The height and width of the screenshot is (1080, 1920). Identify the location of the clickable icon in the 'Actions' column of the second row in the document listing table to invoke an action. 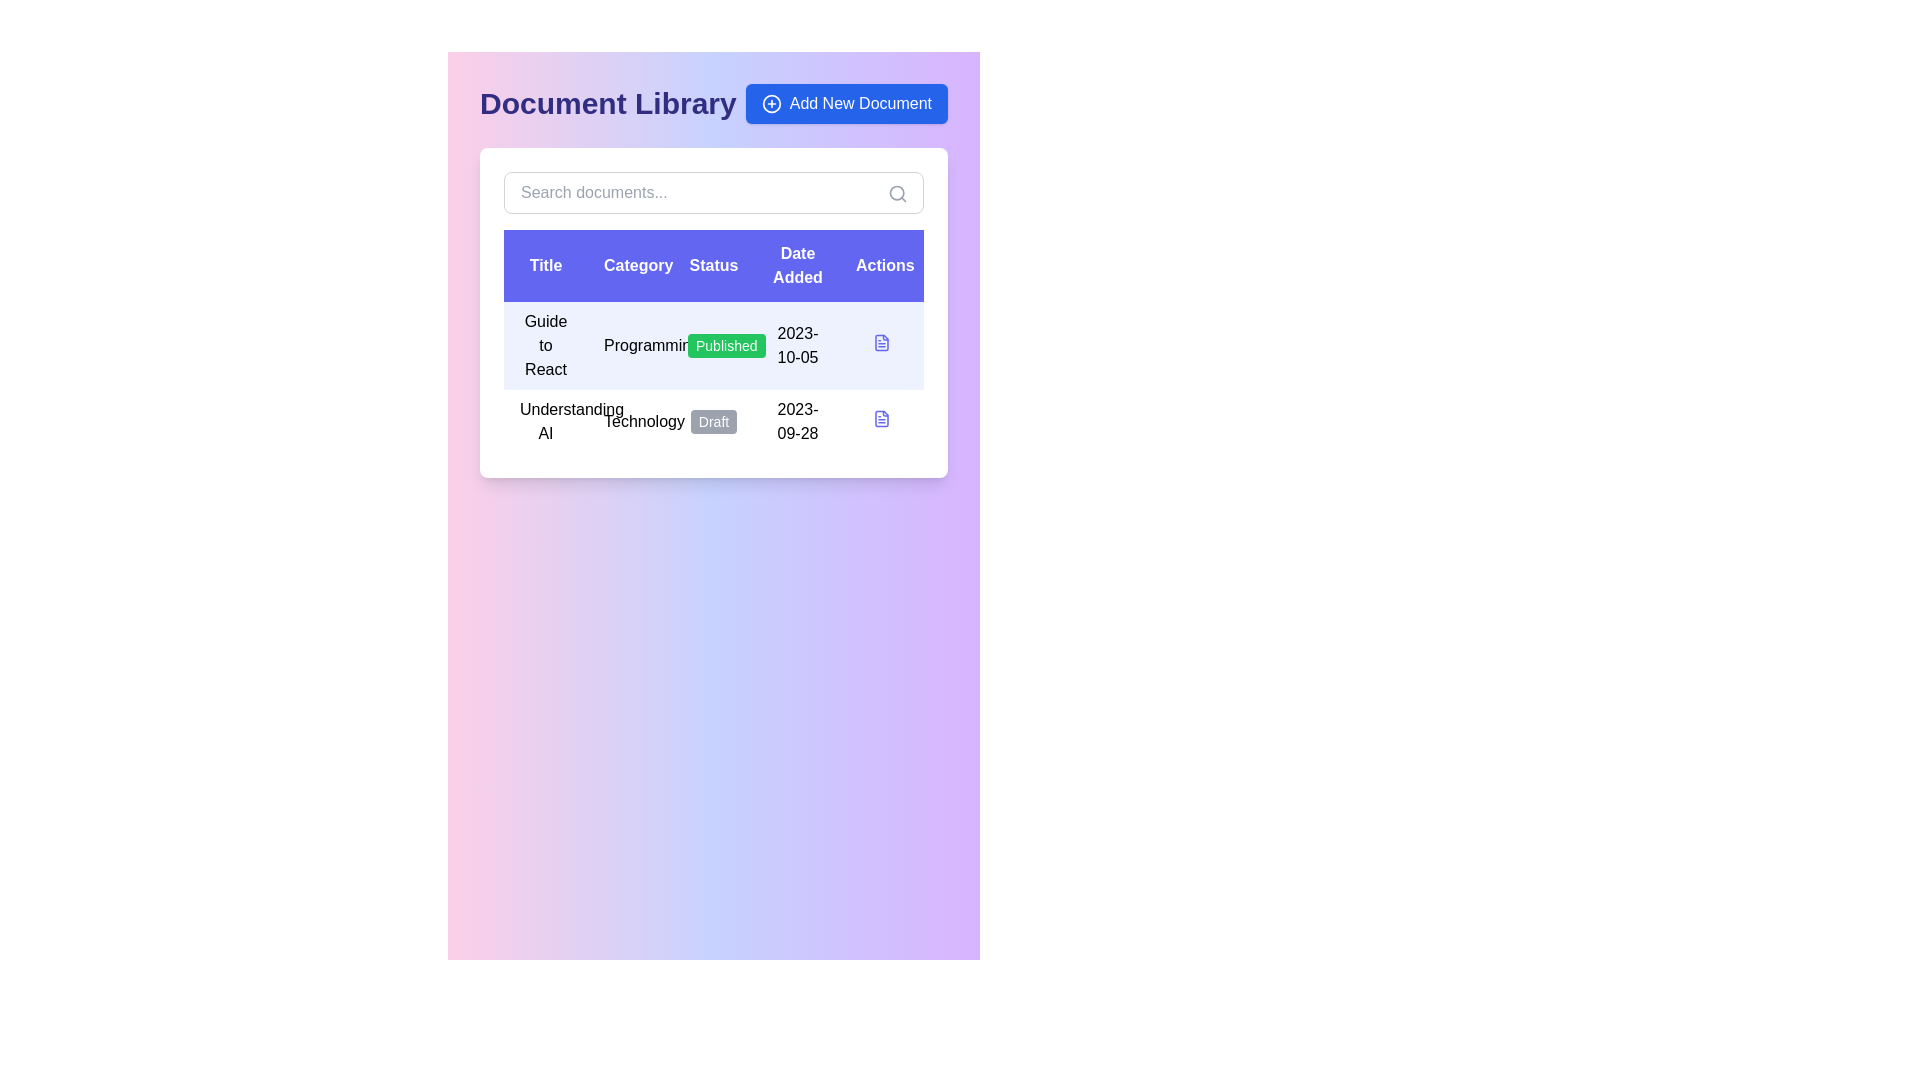
(881, 416).